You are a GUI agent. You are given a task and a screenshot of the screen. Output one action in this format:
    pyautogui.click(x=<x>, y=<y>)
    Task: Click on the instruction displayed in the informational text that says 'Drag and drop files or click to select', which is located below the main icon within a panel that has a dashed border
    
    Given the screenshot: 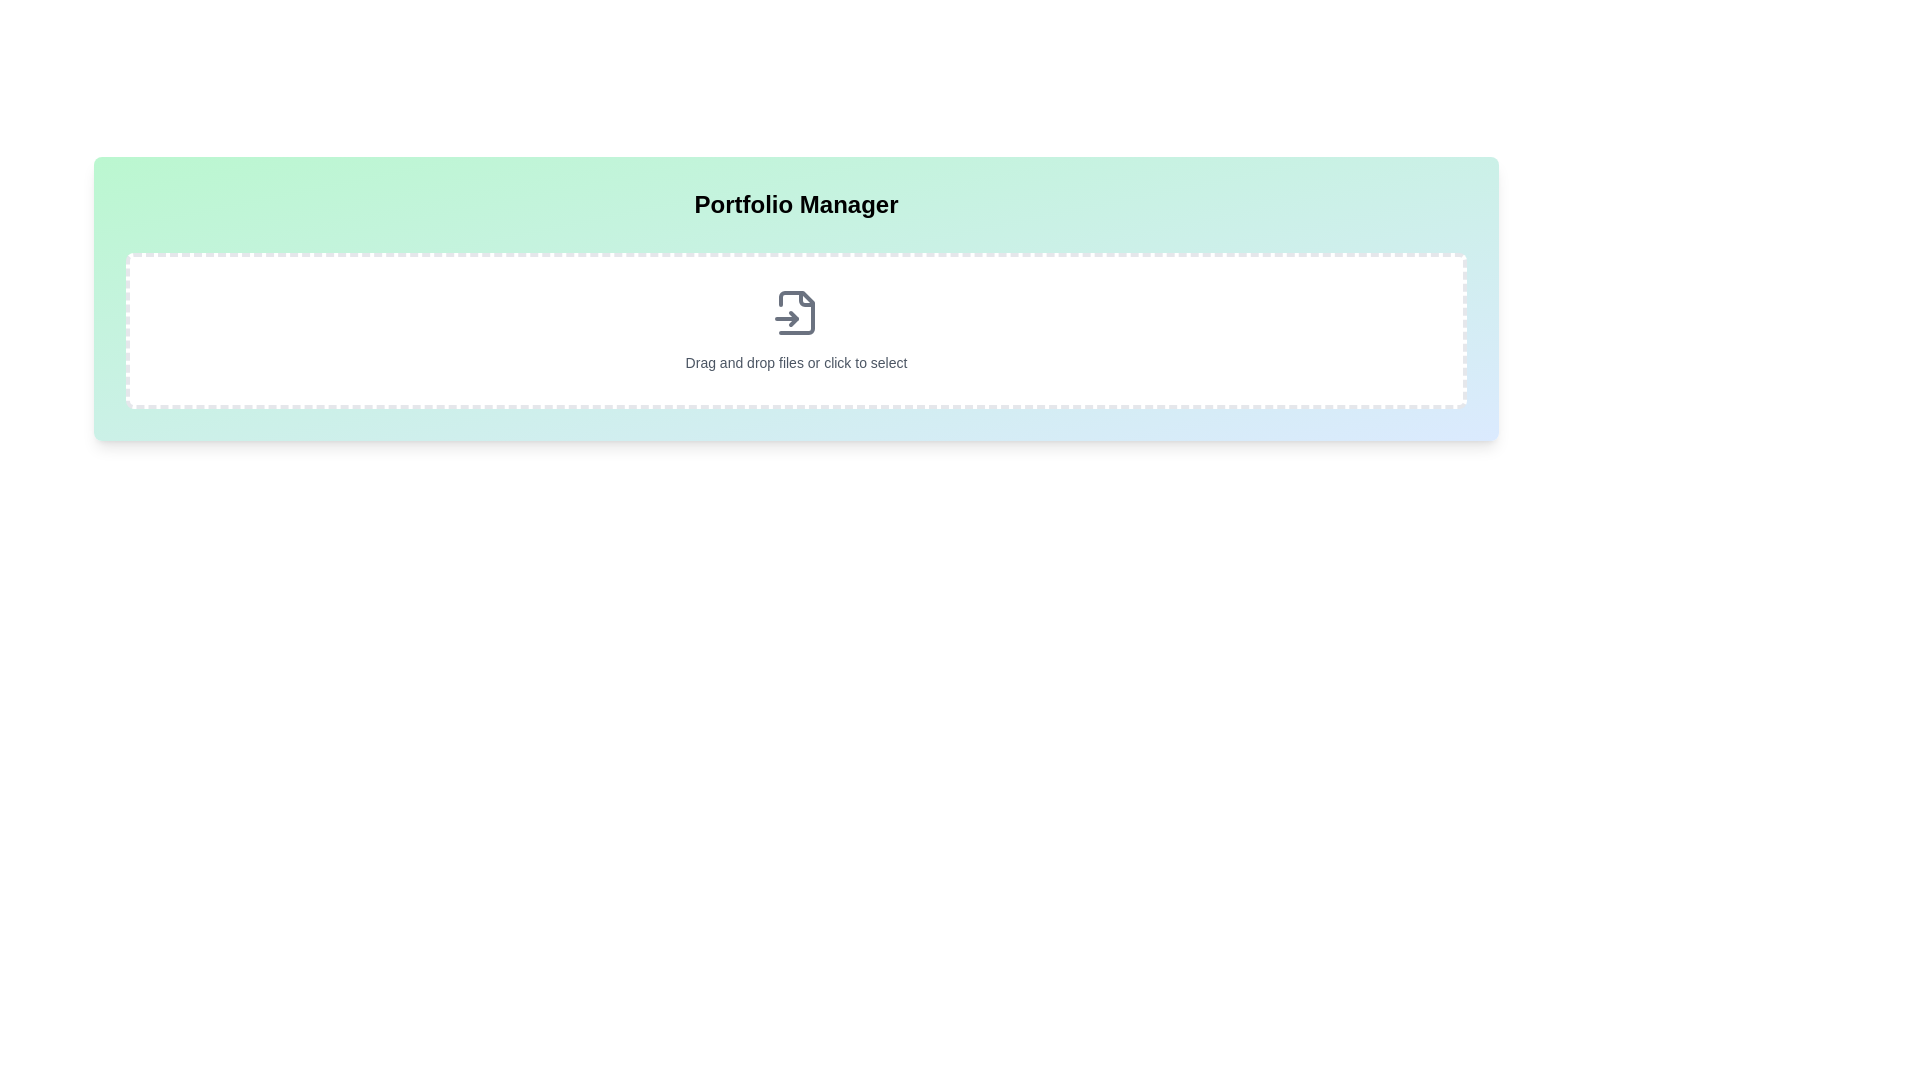 What is the action you would take?
    pyautogui.click(x=795, y=362)
    